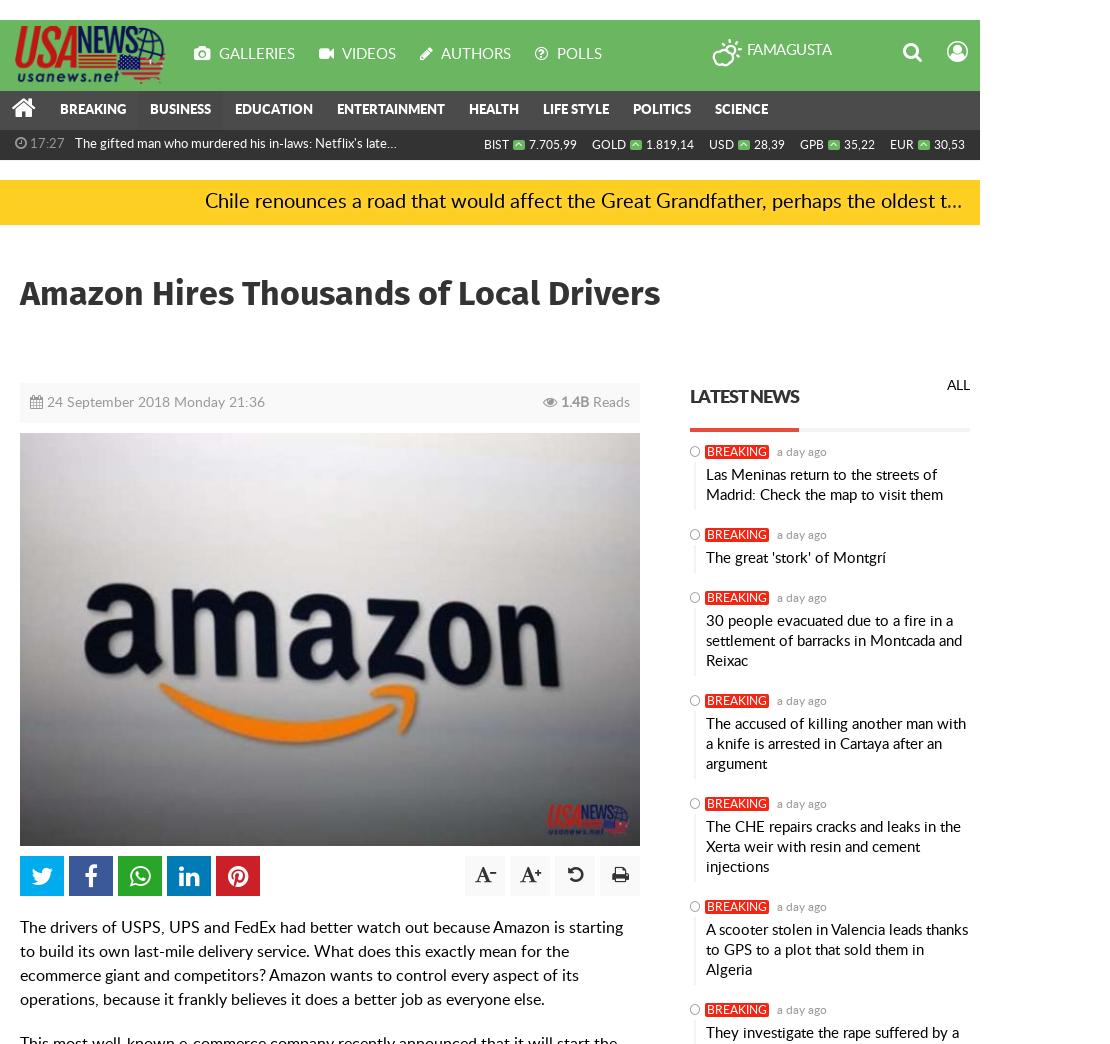 The height and width of the screenshot is (1044, 1110). I want to click on '1.4B', so click(574, 401).